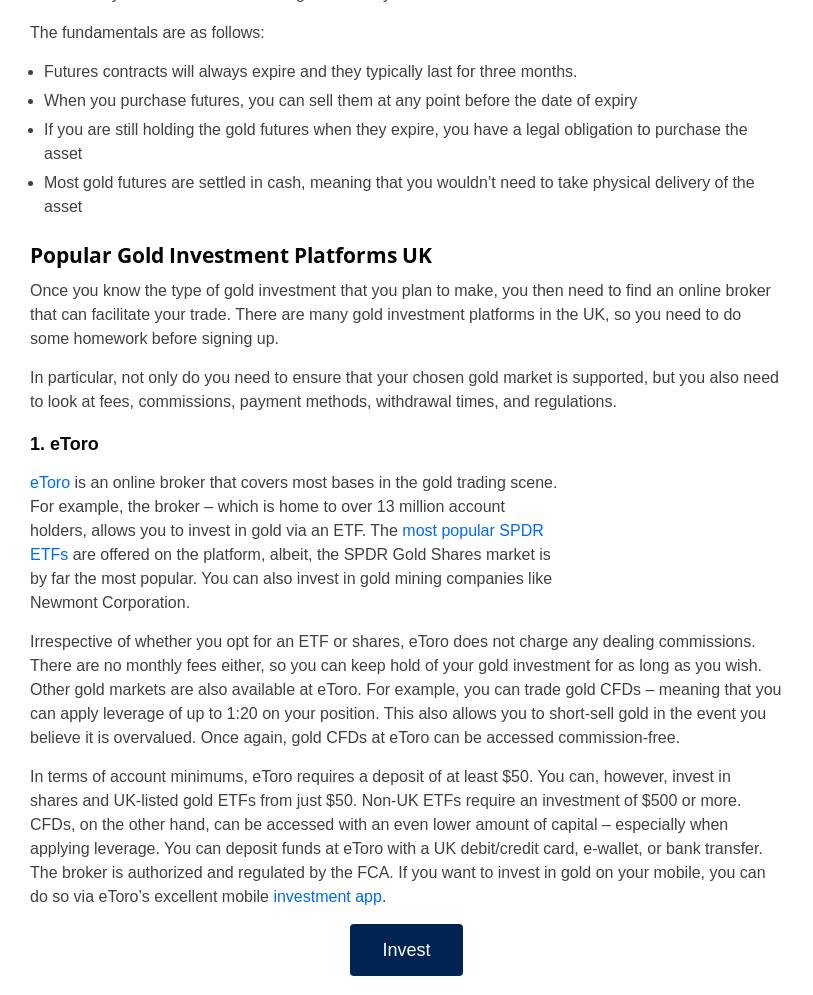  Describe the element at coordinates (398, 313) in the screenshot. I see `'Once you know the type of gold investment that you plan to make, you then need to find an online broker that can facilitate your trade. There are many gold investment platforms in the UK, so you need to do some homework before signing up.'` at that location.